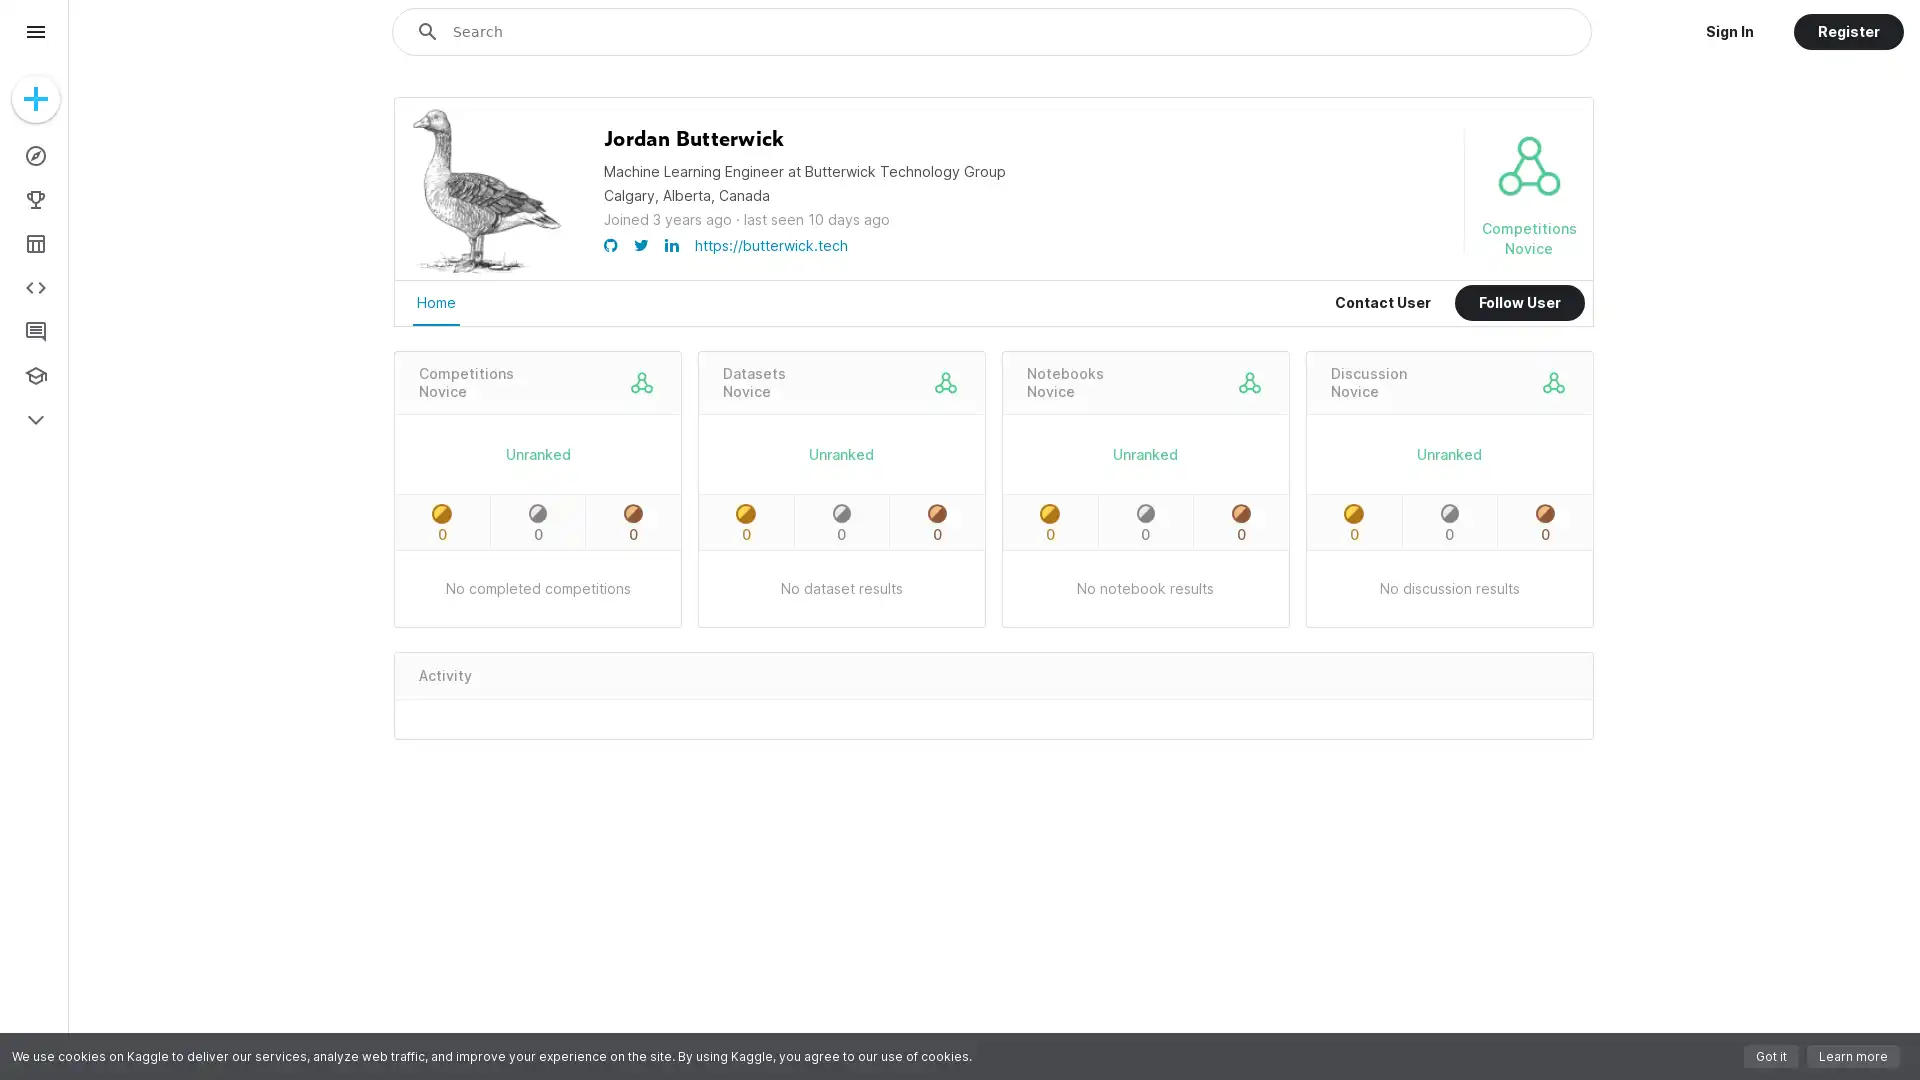 Image resolution: width=1920 pixels, height=1080 pixels. Describe the element at coordinates (486, 272) in the screenshot. I see `image-url` at that location.